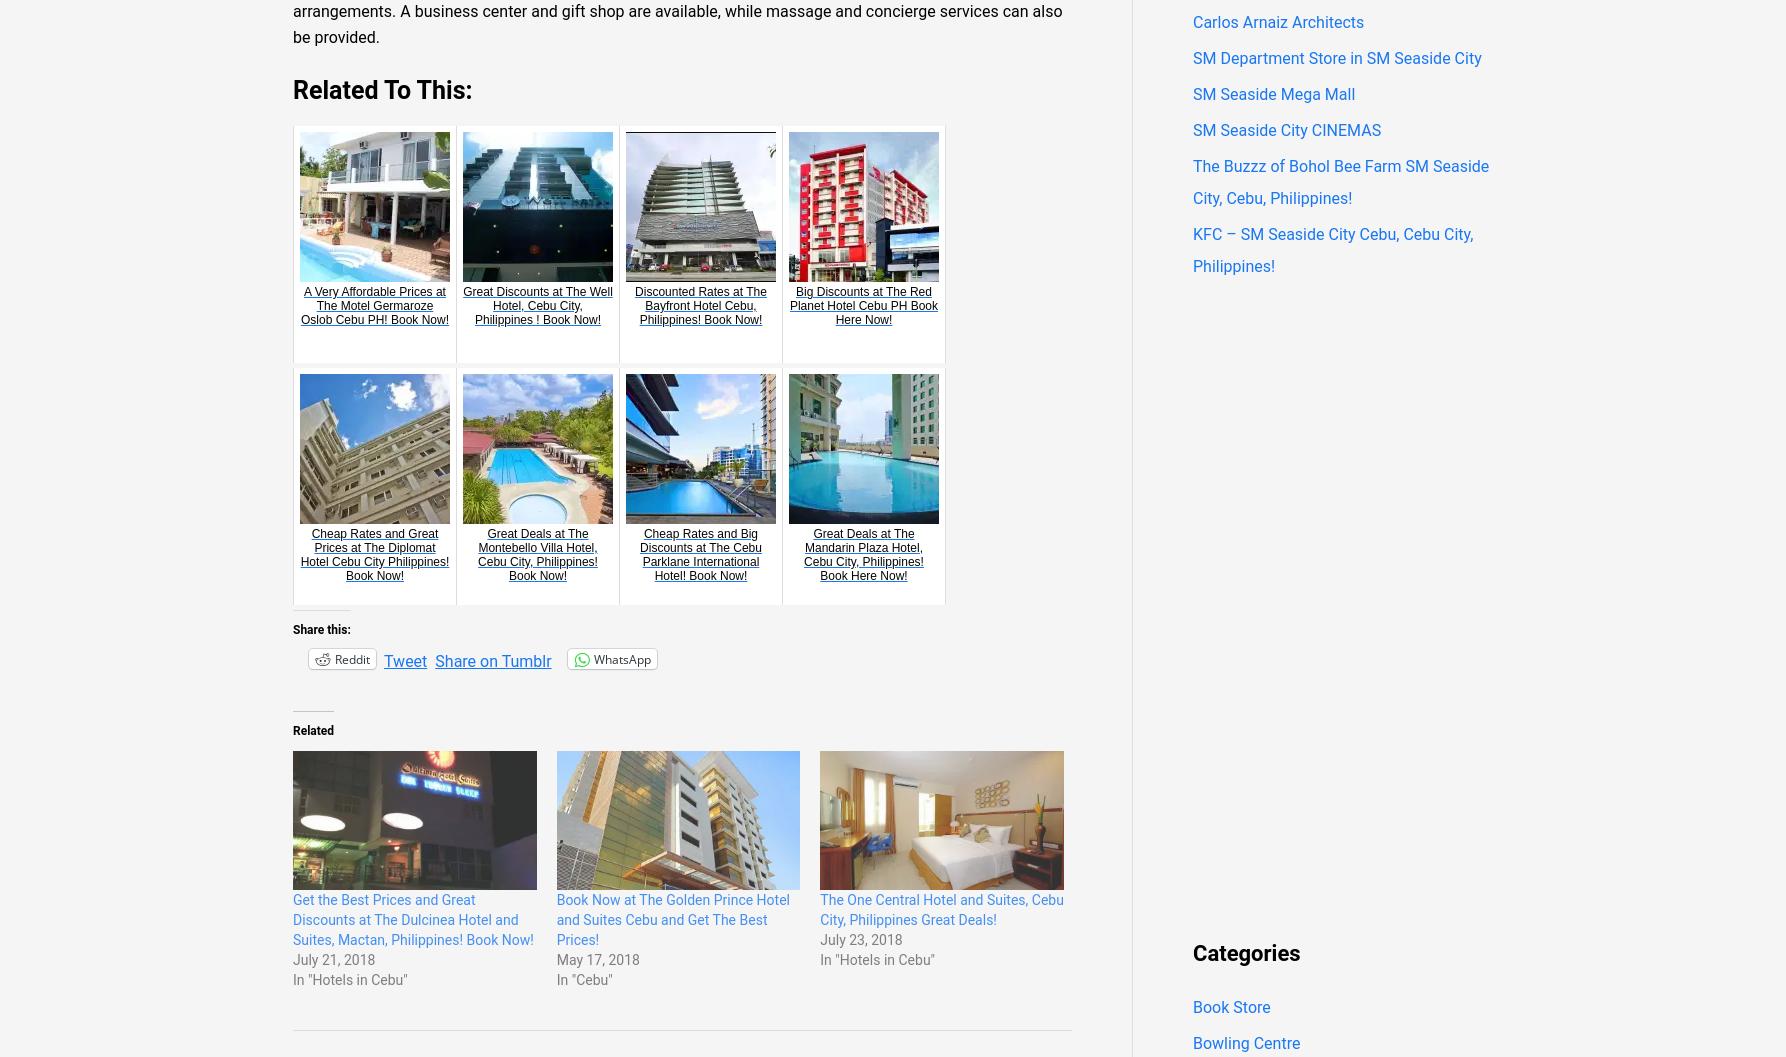 The image size is (1786, 1057). I want to click on 'SM Seaside City CINEMAS', so click(1286, 128).